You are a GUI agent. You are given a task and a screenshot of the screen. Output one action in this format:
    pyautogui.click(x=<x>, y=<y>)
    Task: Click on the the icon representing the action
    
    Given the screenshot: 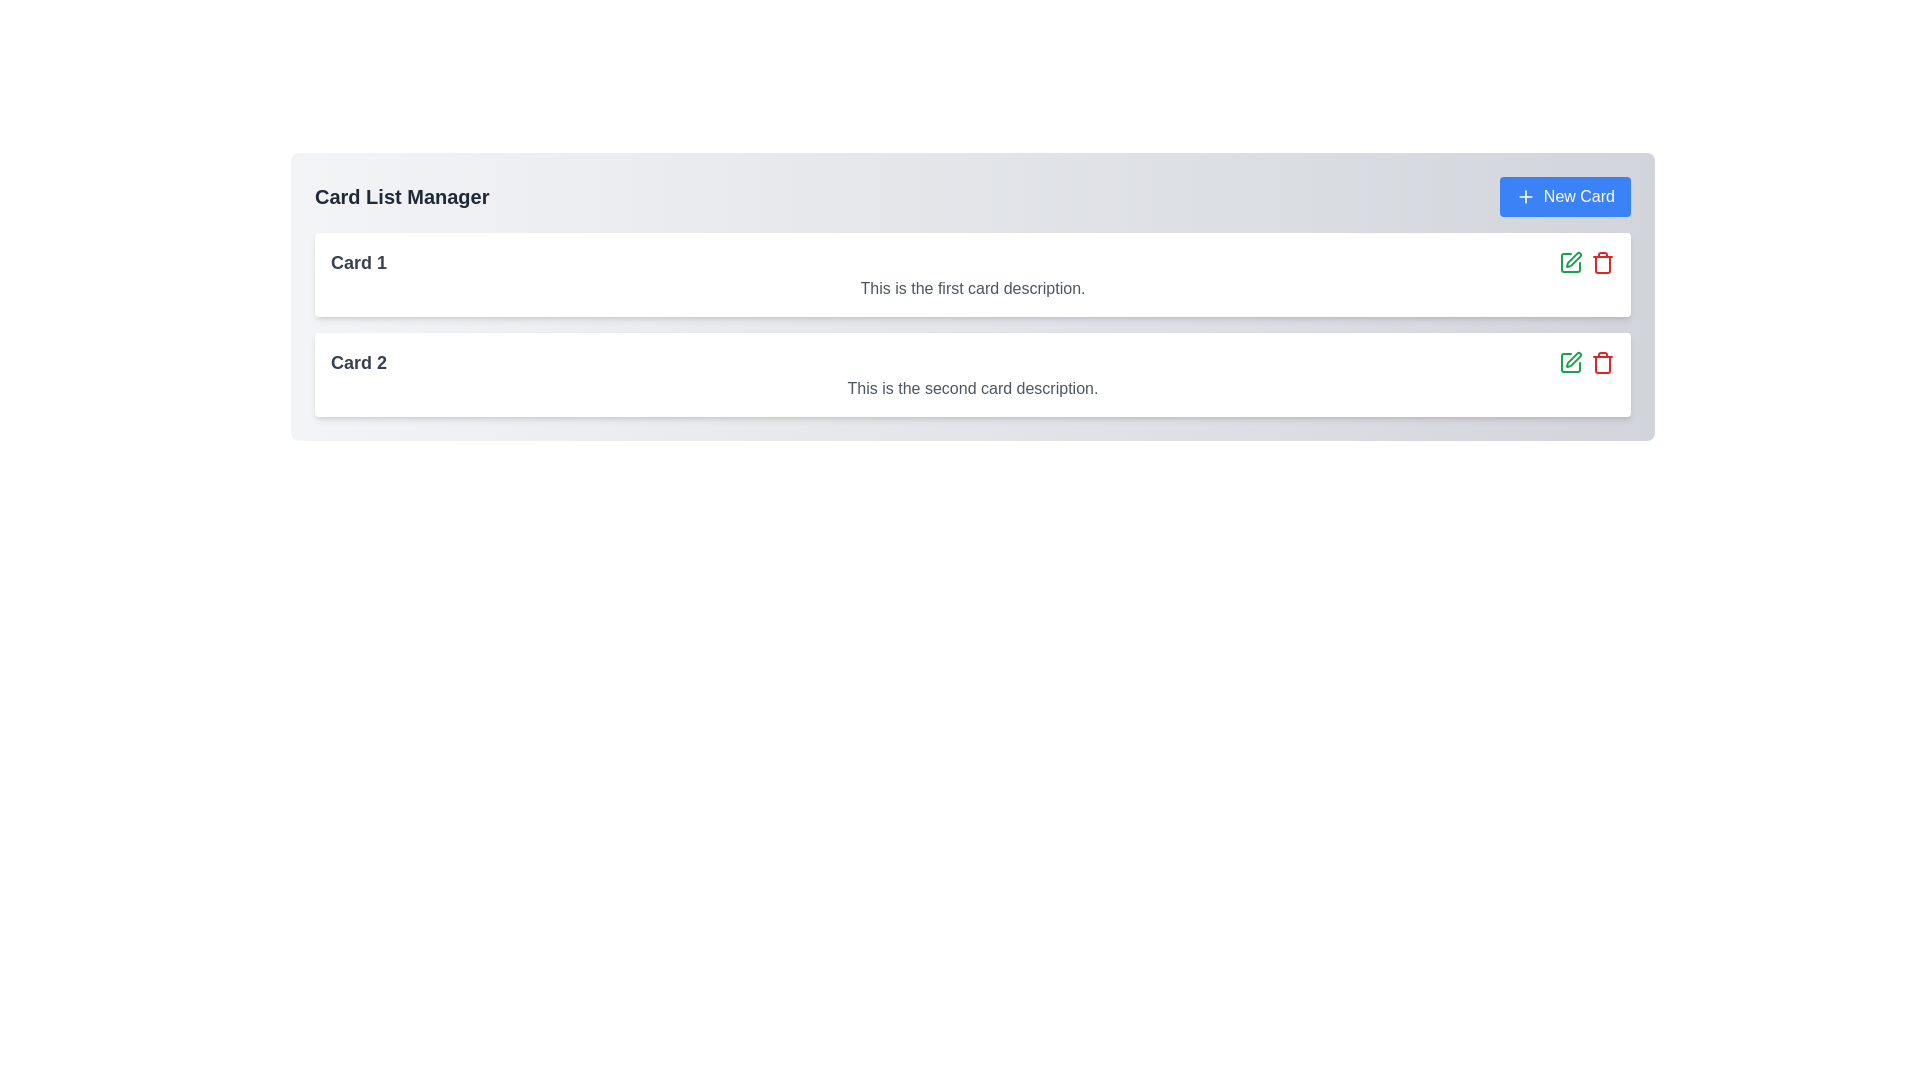 What is the action you would take?
    pyautogui.click(x=1524, y=196)
    